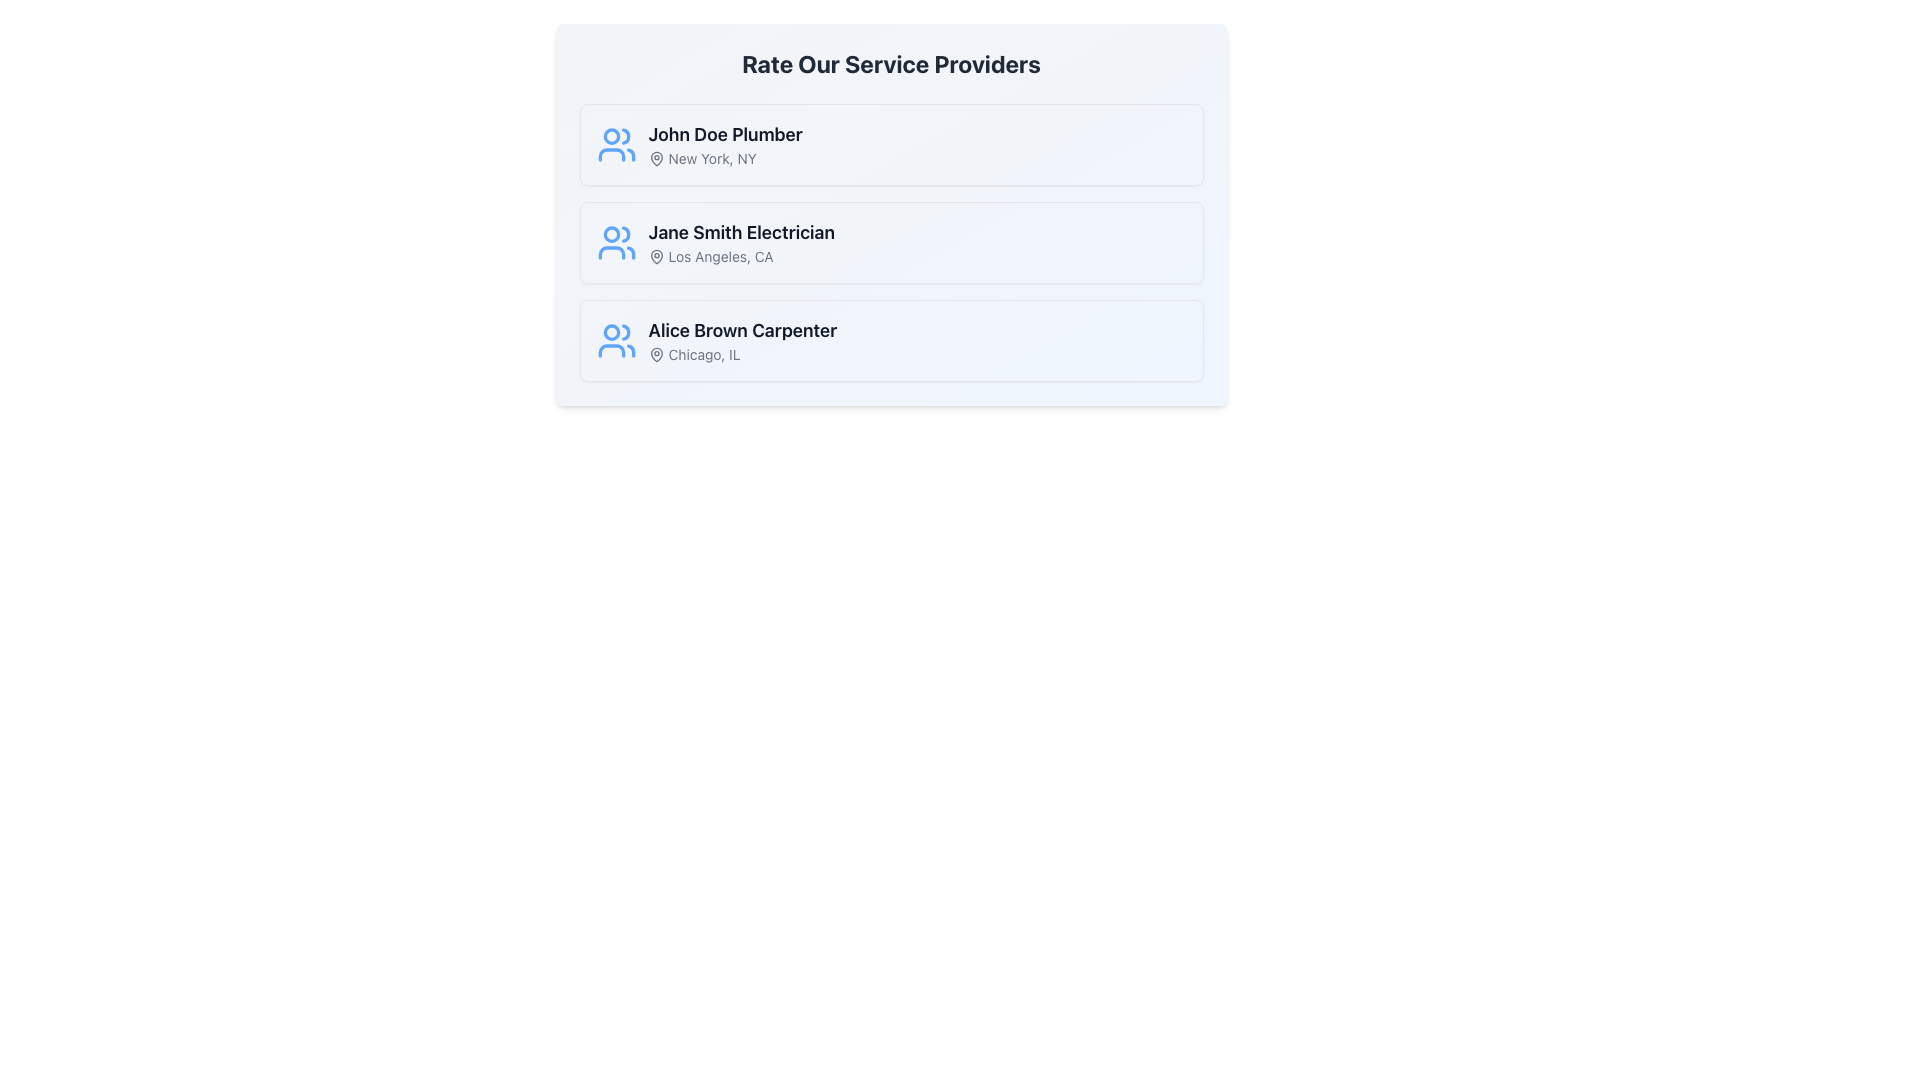 This screenshot has width=1920, height=1080. I want to click on attention on the Text Heading that serves as the title for the section above the list of service provider entries, so click(890, 63).